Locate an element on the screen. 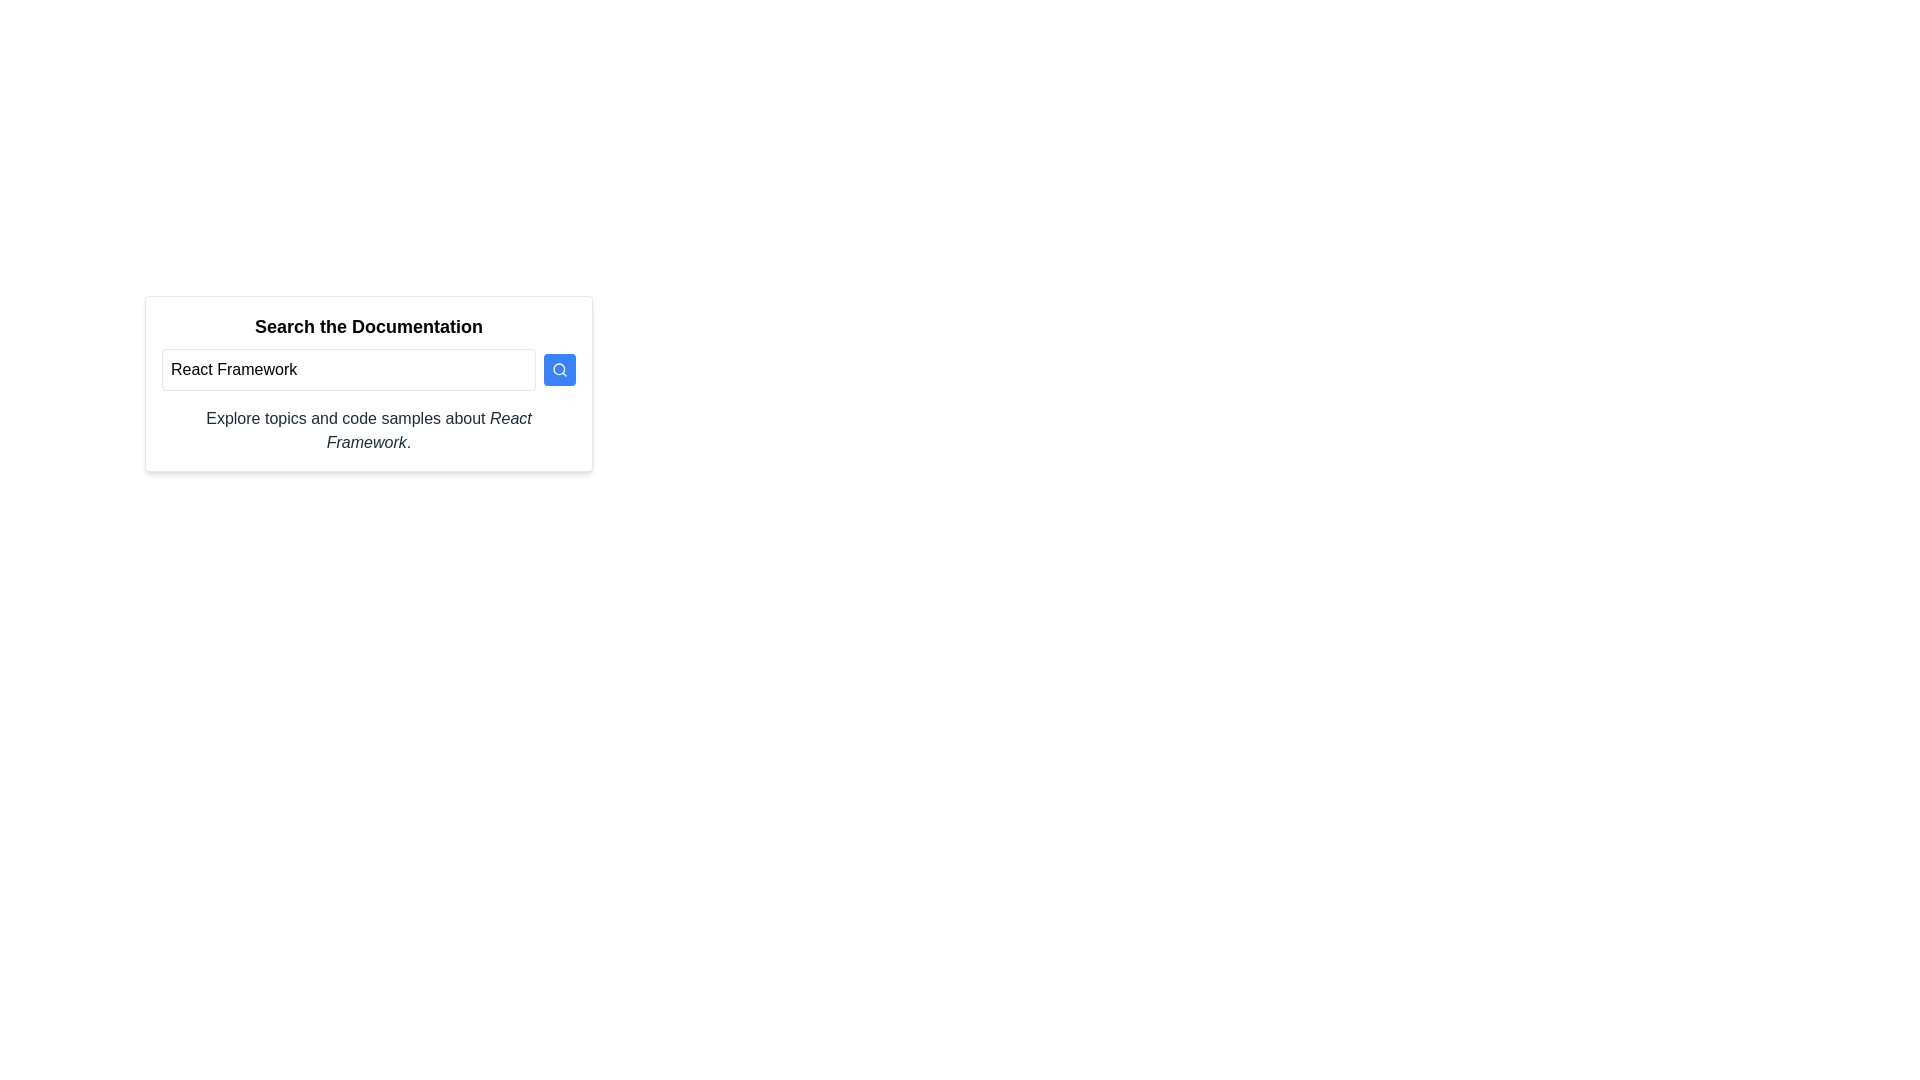  the small search icon, represented with a magnifying glass symbol, located in the center right area of the interactive button within the input search section is located at coordinates (560, 370).